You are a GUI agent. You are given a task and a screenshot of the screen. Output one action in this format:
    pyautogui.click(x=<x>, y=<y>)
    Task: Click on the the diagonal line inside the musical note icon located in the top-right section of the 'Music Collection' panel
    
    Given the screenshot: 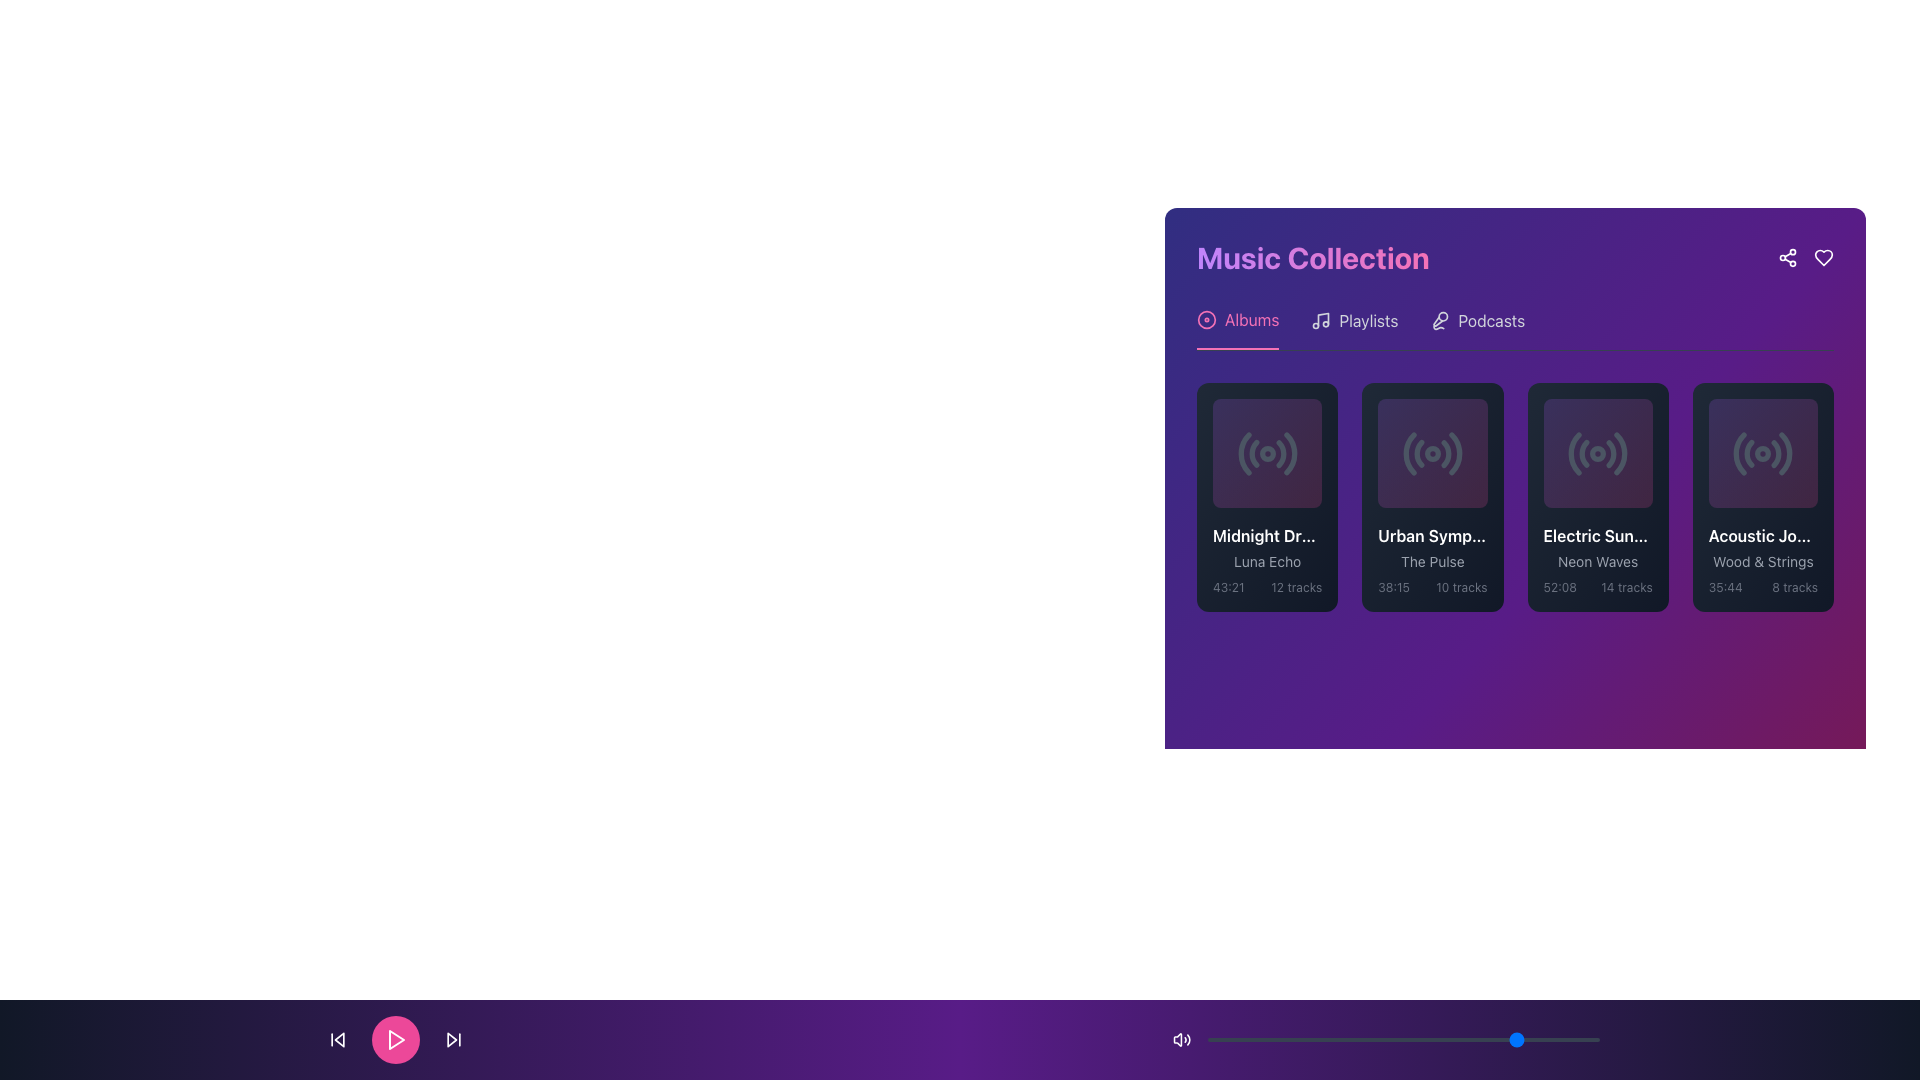 What is the action you would take?
    pyautogui.click(x=1323, y=318)
    